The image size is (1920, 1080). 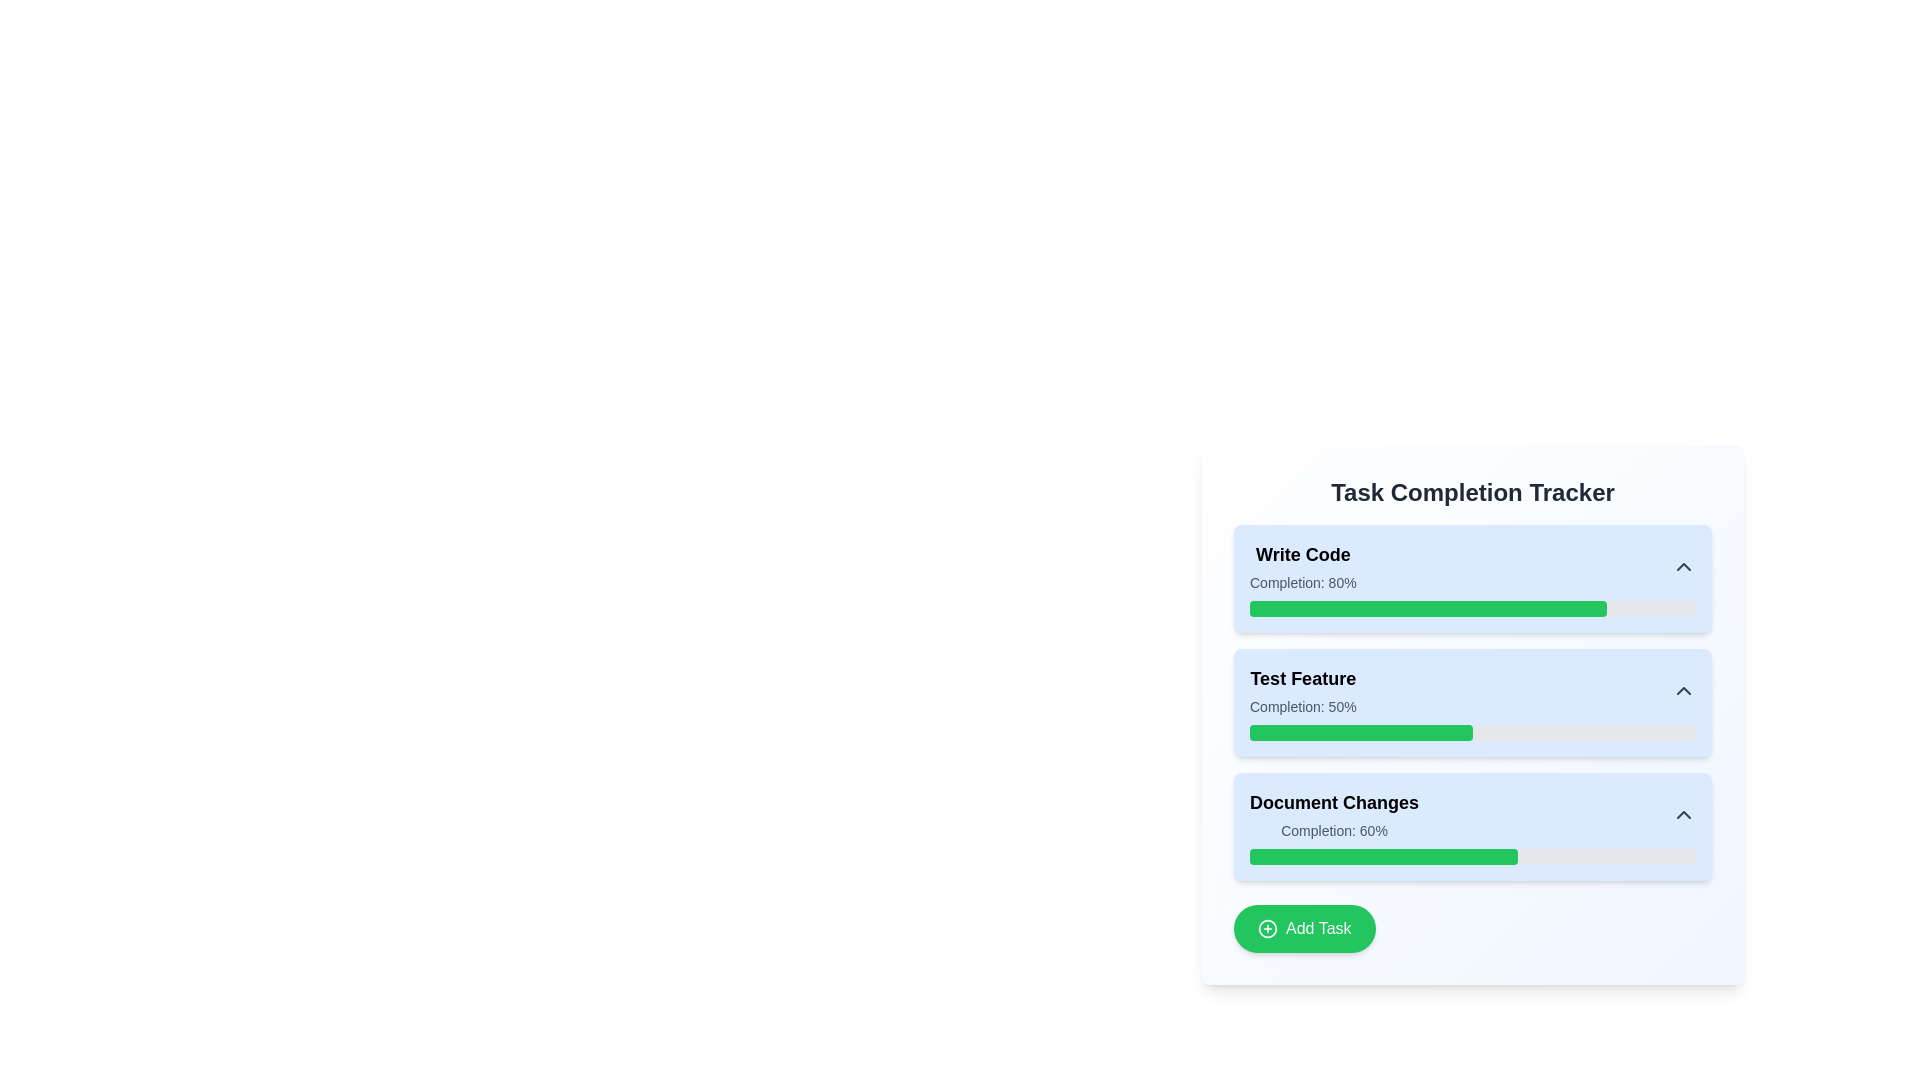 I want to click on the 'Test Feature' task details, so click(x=1473, y=713).